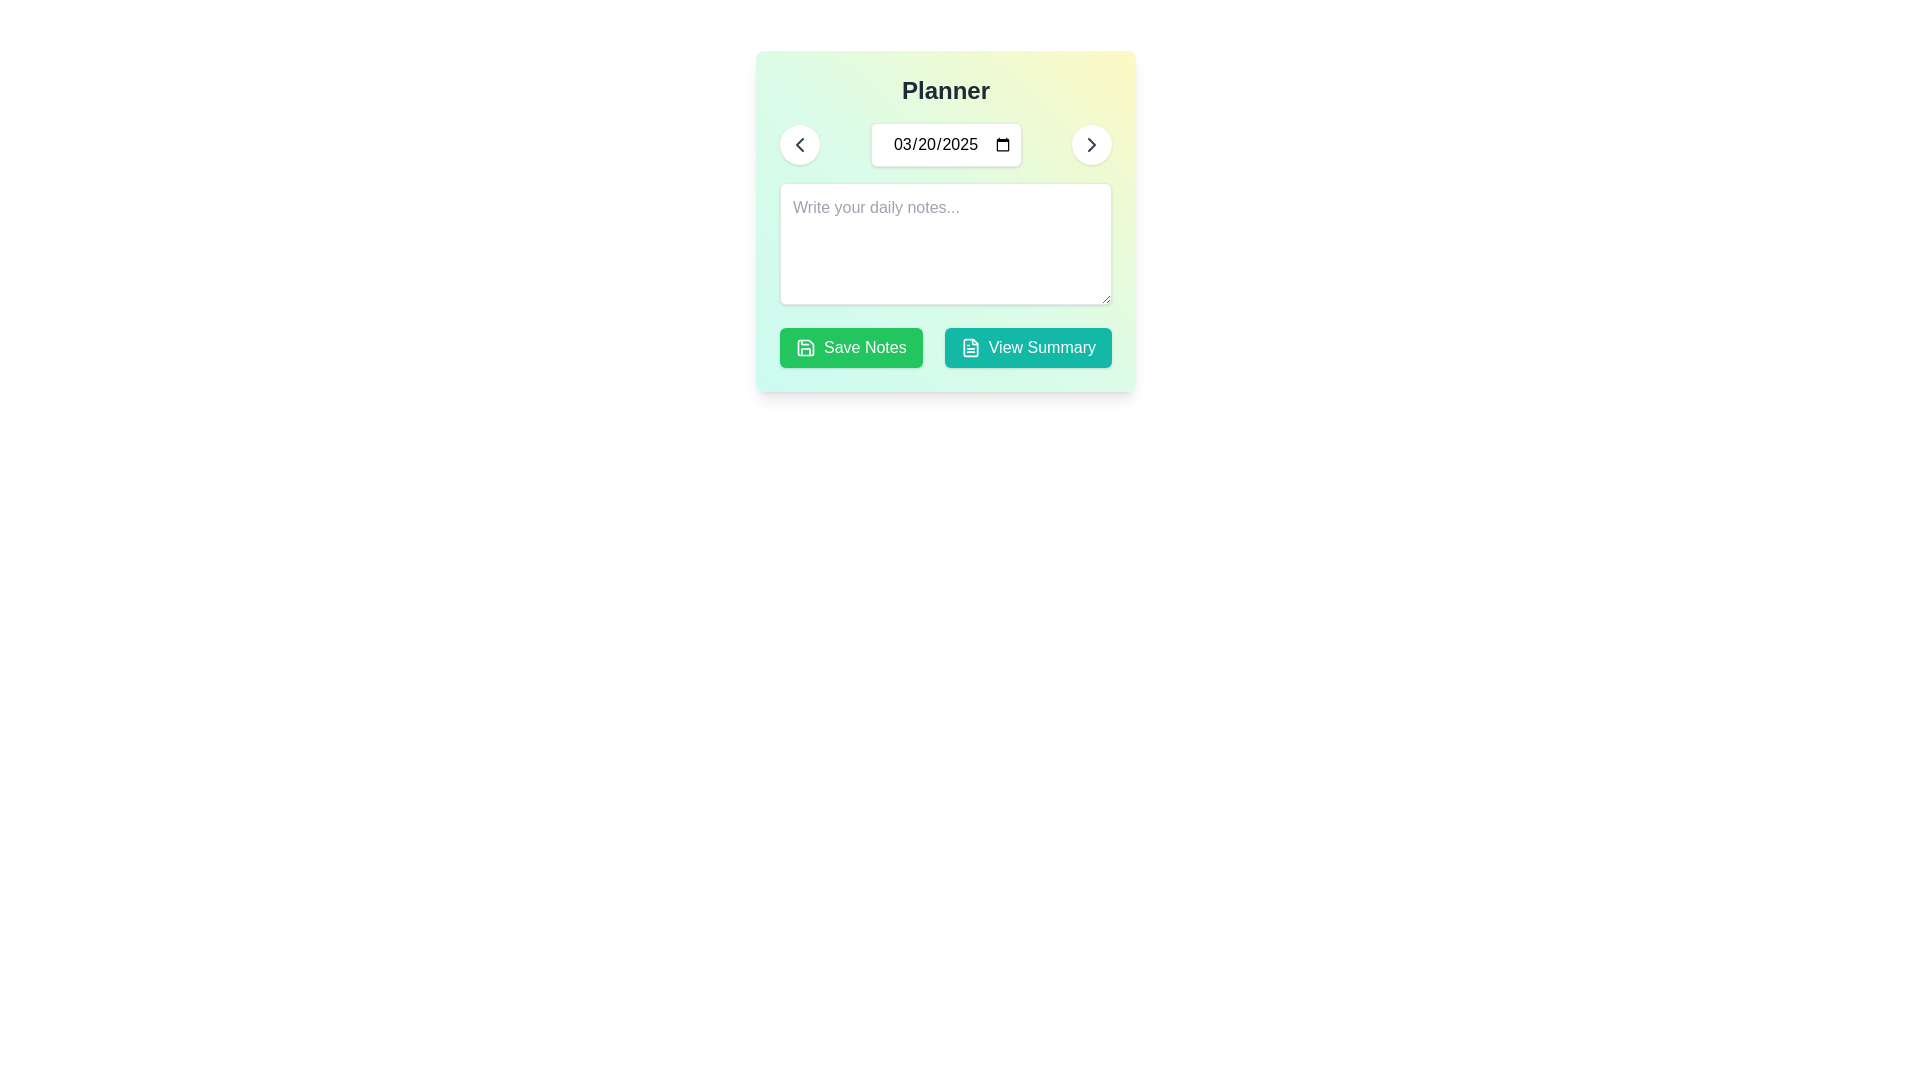 The height and width of the screenshot is (1080, 1920). Describe the element at coordinates (970, 346) in the screenshot. I see `the document-like graphic icon to interact with the 'View Summary' button, which is positioned to the left of the text label 'View Summary'` at that location.